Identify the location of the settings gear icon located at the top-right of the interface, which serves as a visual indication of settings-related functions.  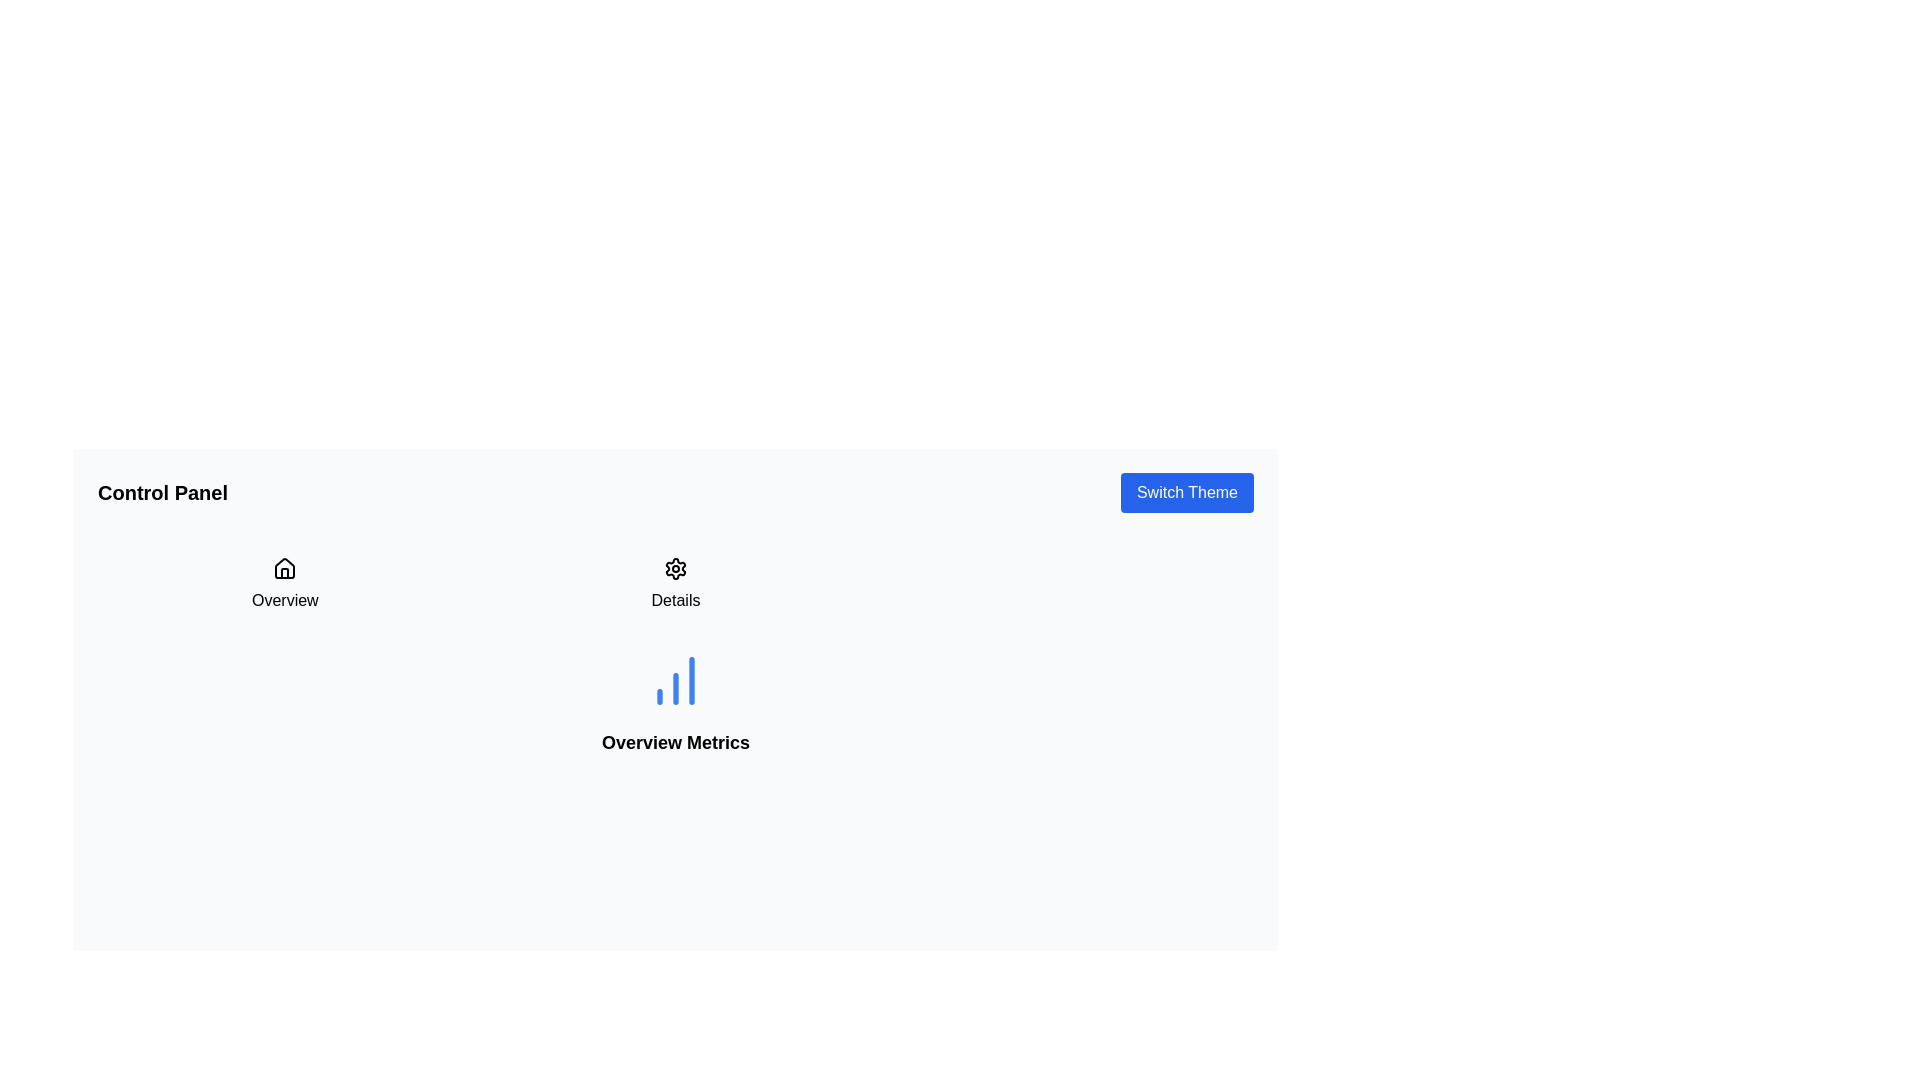
(676, 569).